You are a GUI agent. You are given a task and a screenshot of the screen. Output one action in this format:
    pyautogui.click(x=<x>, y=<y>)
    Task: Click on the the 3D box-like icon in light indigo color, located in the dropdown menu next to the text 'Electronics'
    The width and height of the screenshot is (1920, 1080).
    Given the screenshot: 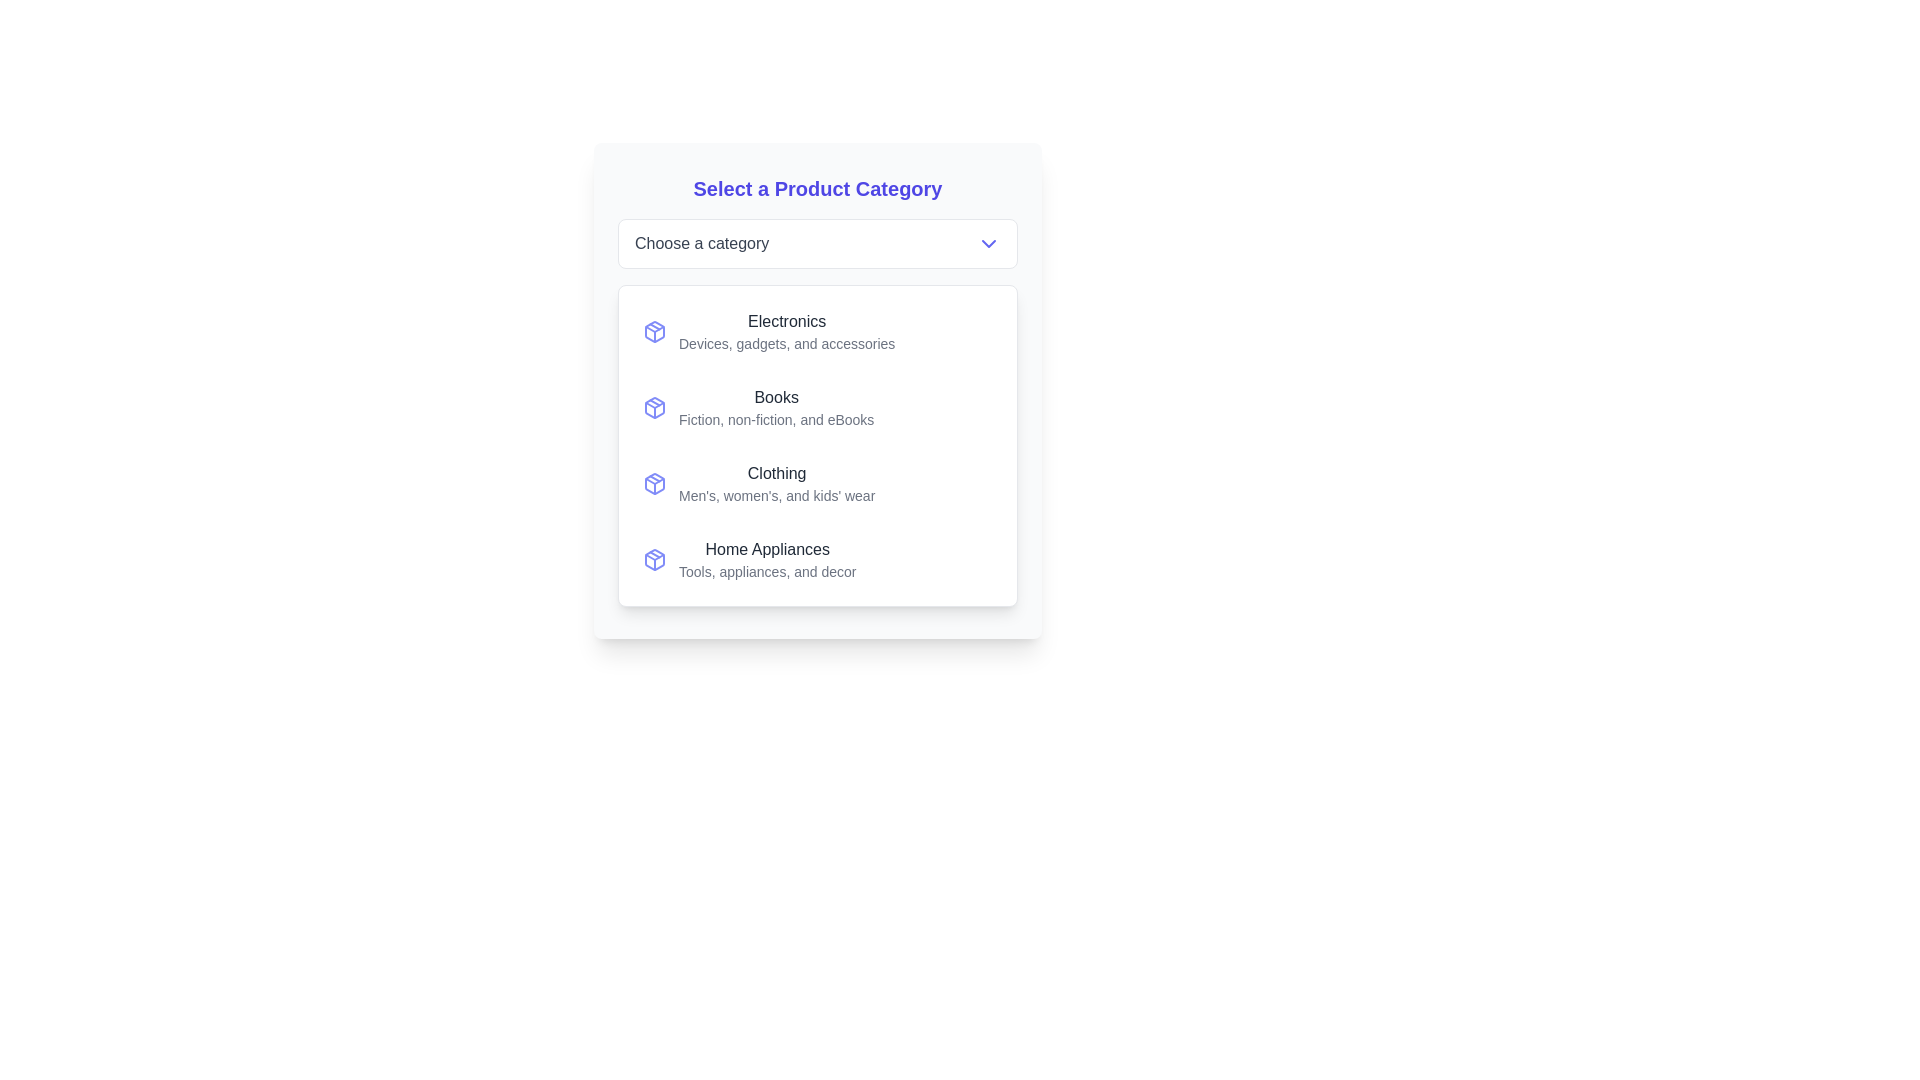 What is the action you would take?
    pyautogui.click(x=654, y=330)
    